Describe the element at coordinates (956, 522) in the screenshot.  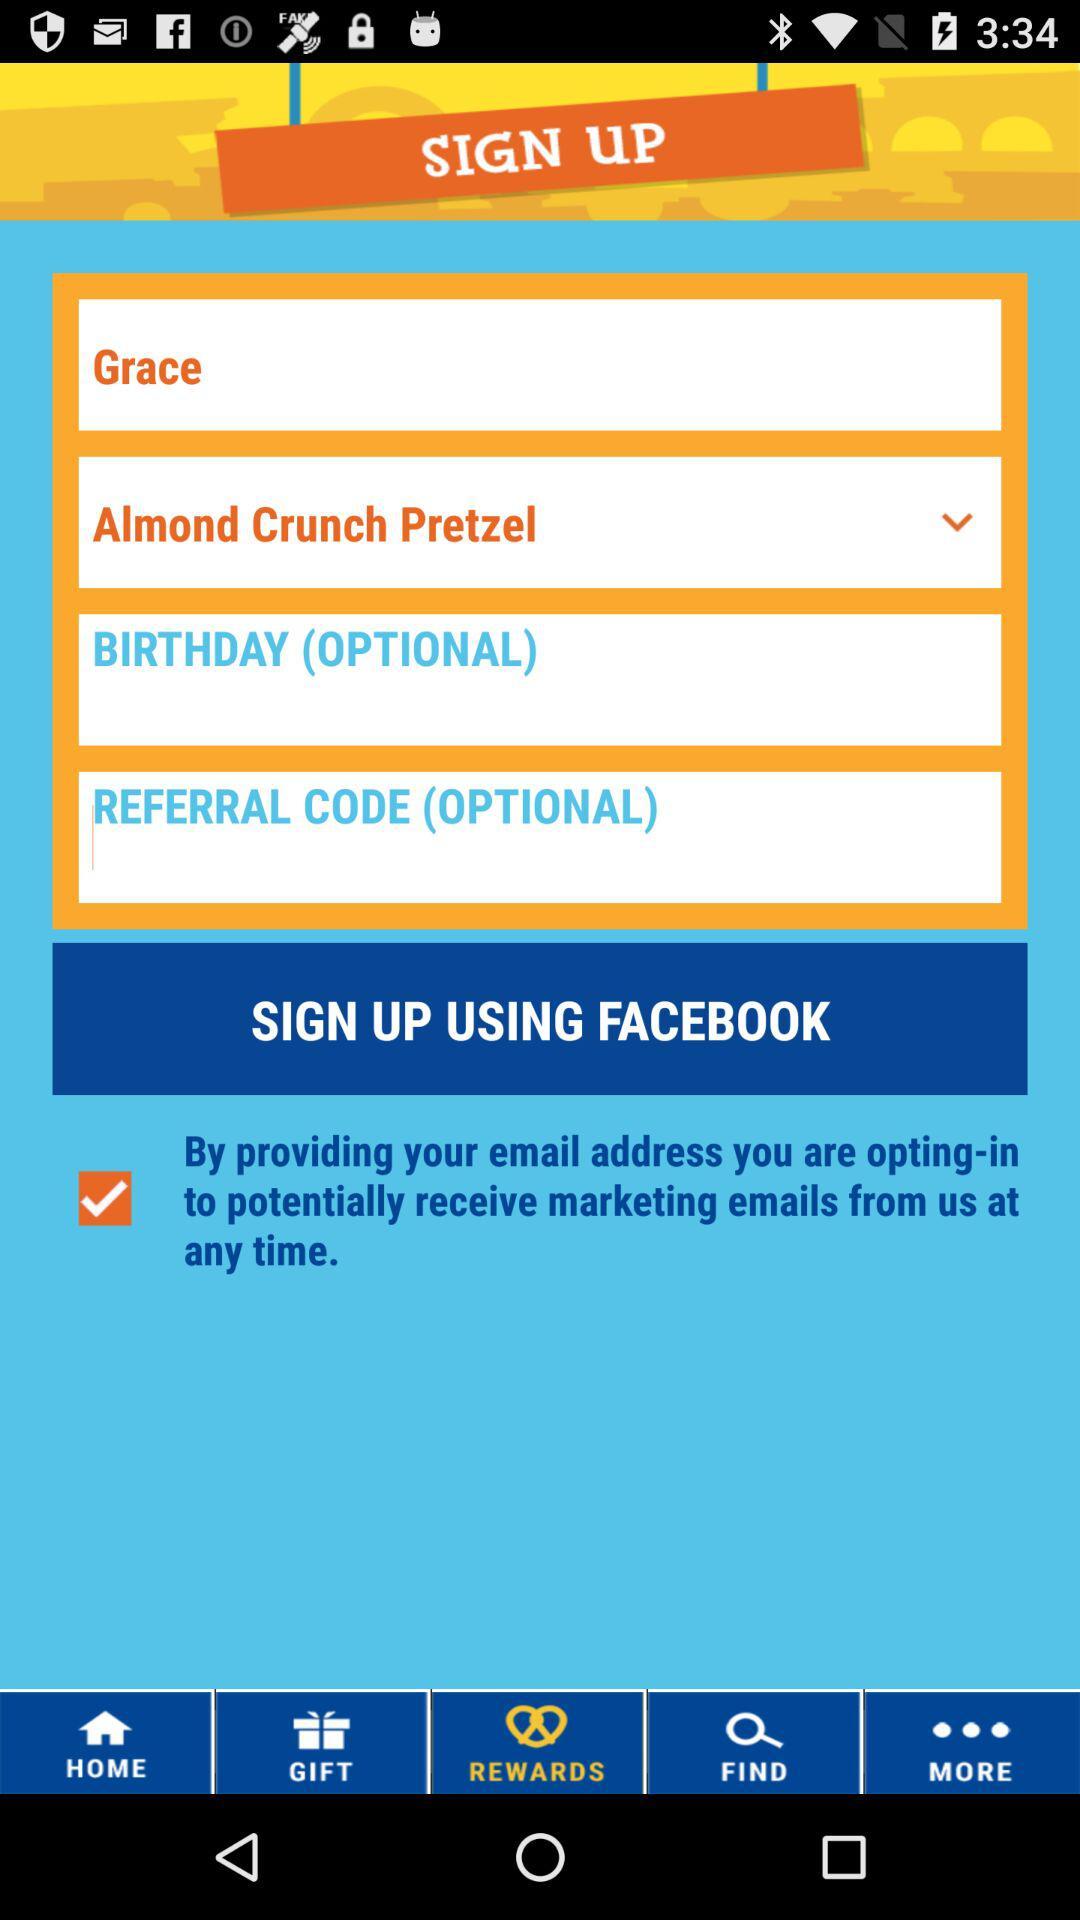
I see `previous` at that location.